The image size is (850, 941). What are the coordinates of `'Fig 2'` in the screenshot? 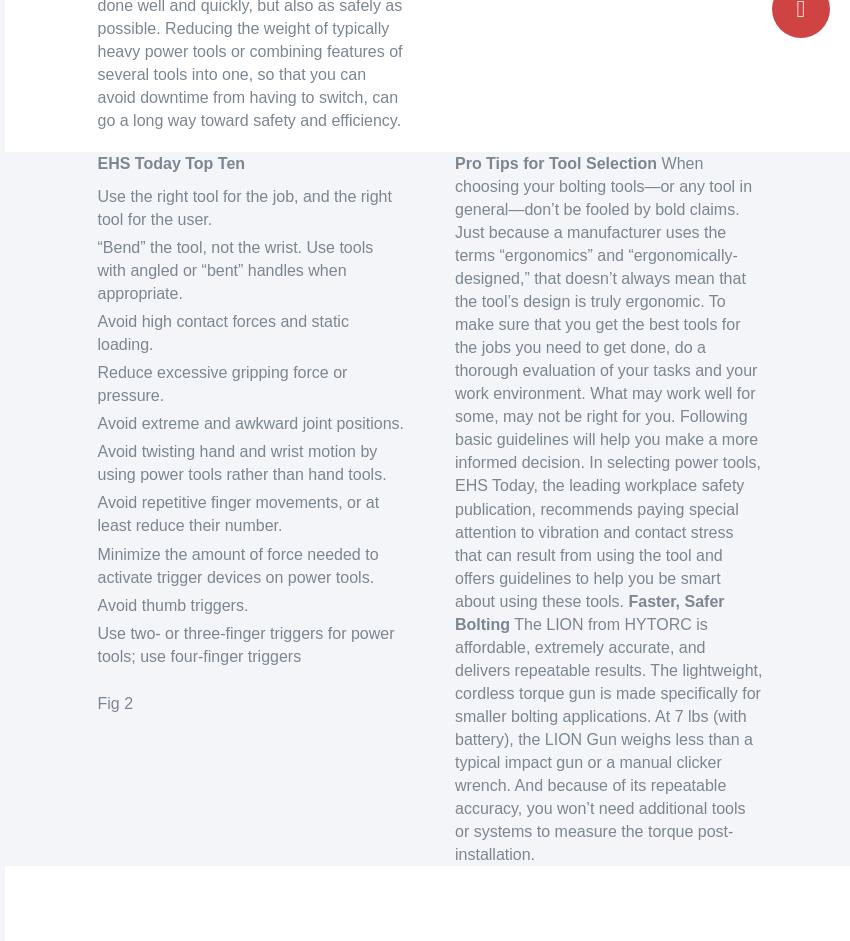 It's located at (114, 702).